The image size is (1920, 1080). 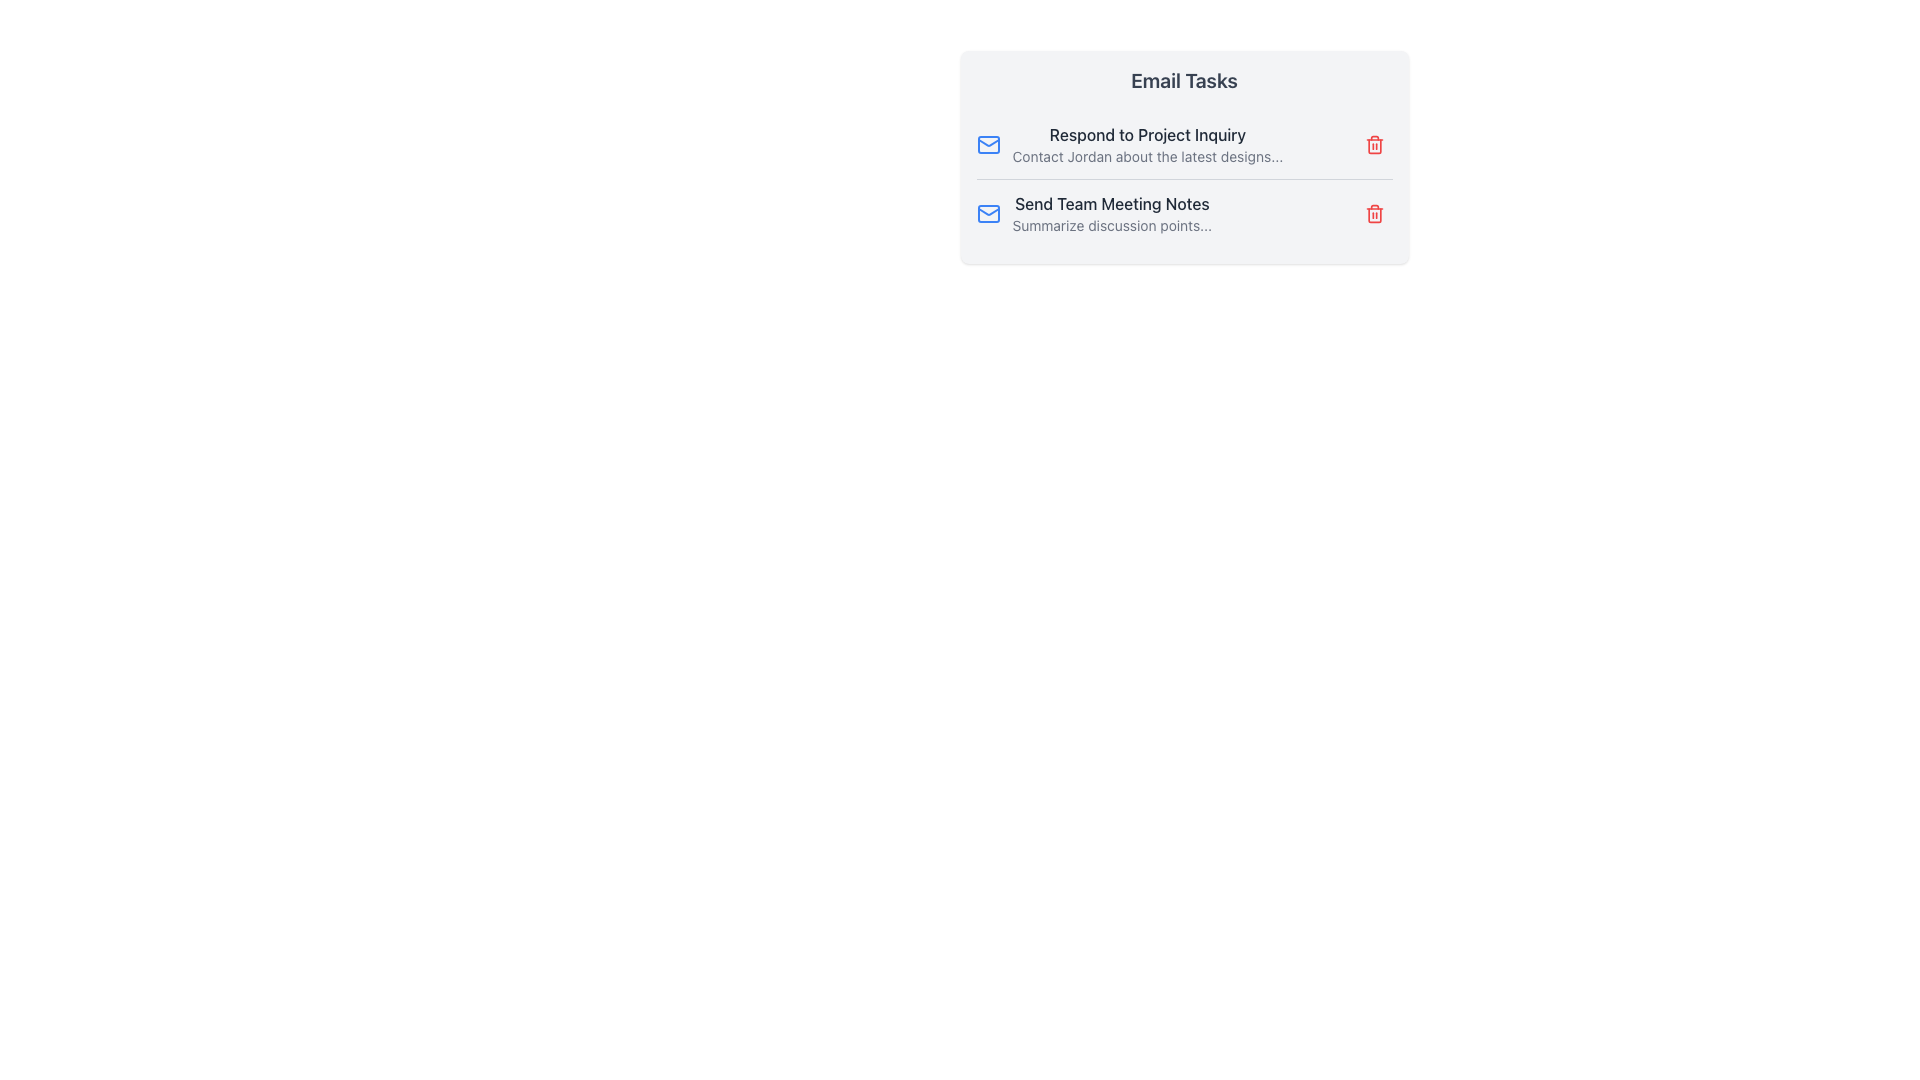 I want to click on the Header or Label element that identifies the task related to project inquiries, located in the task card labeled 'Email Tasks', so click(x=1147, y=135).